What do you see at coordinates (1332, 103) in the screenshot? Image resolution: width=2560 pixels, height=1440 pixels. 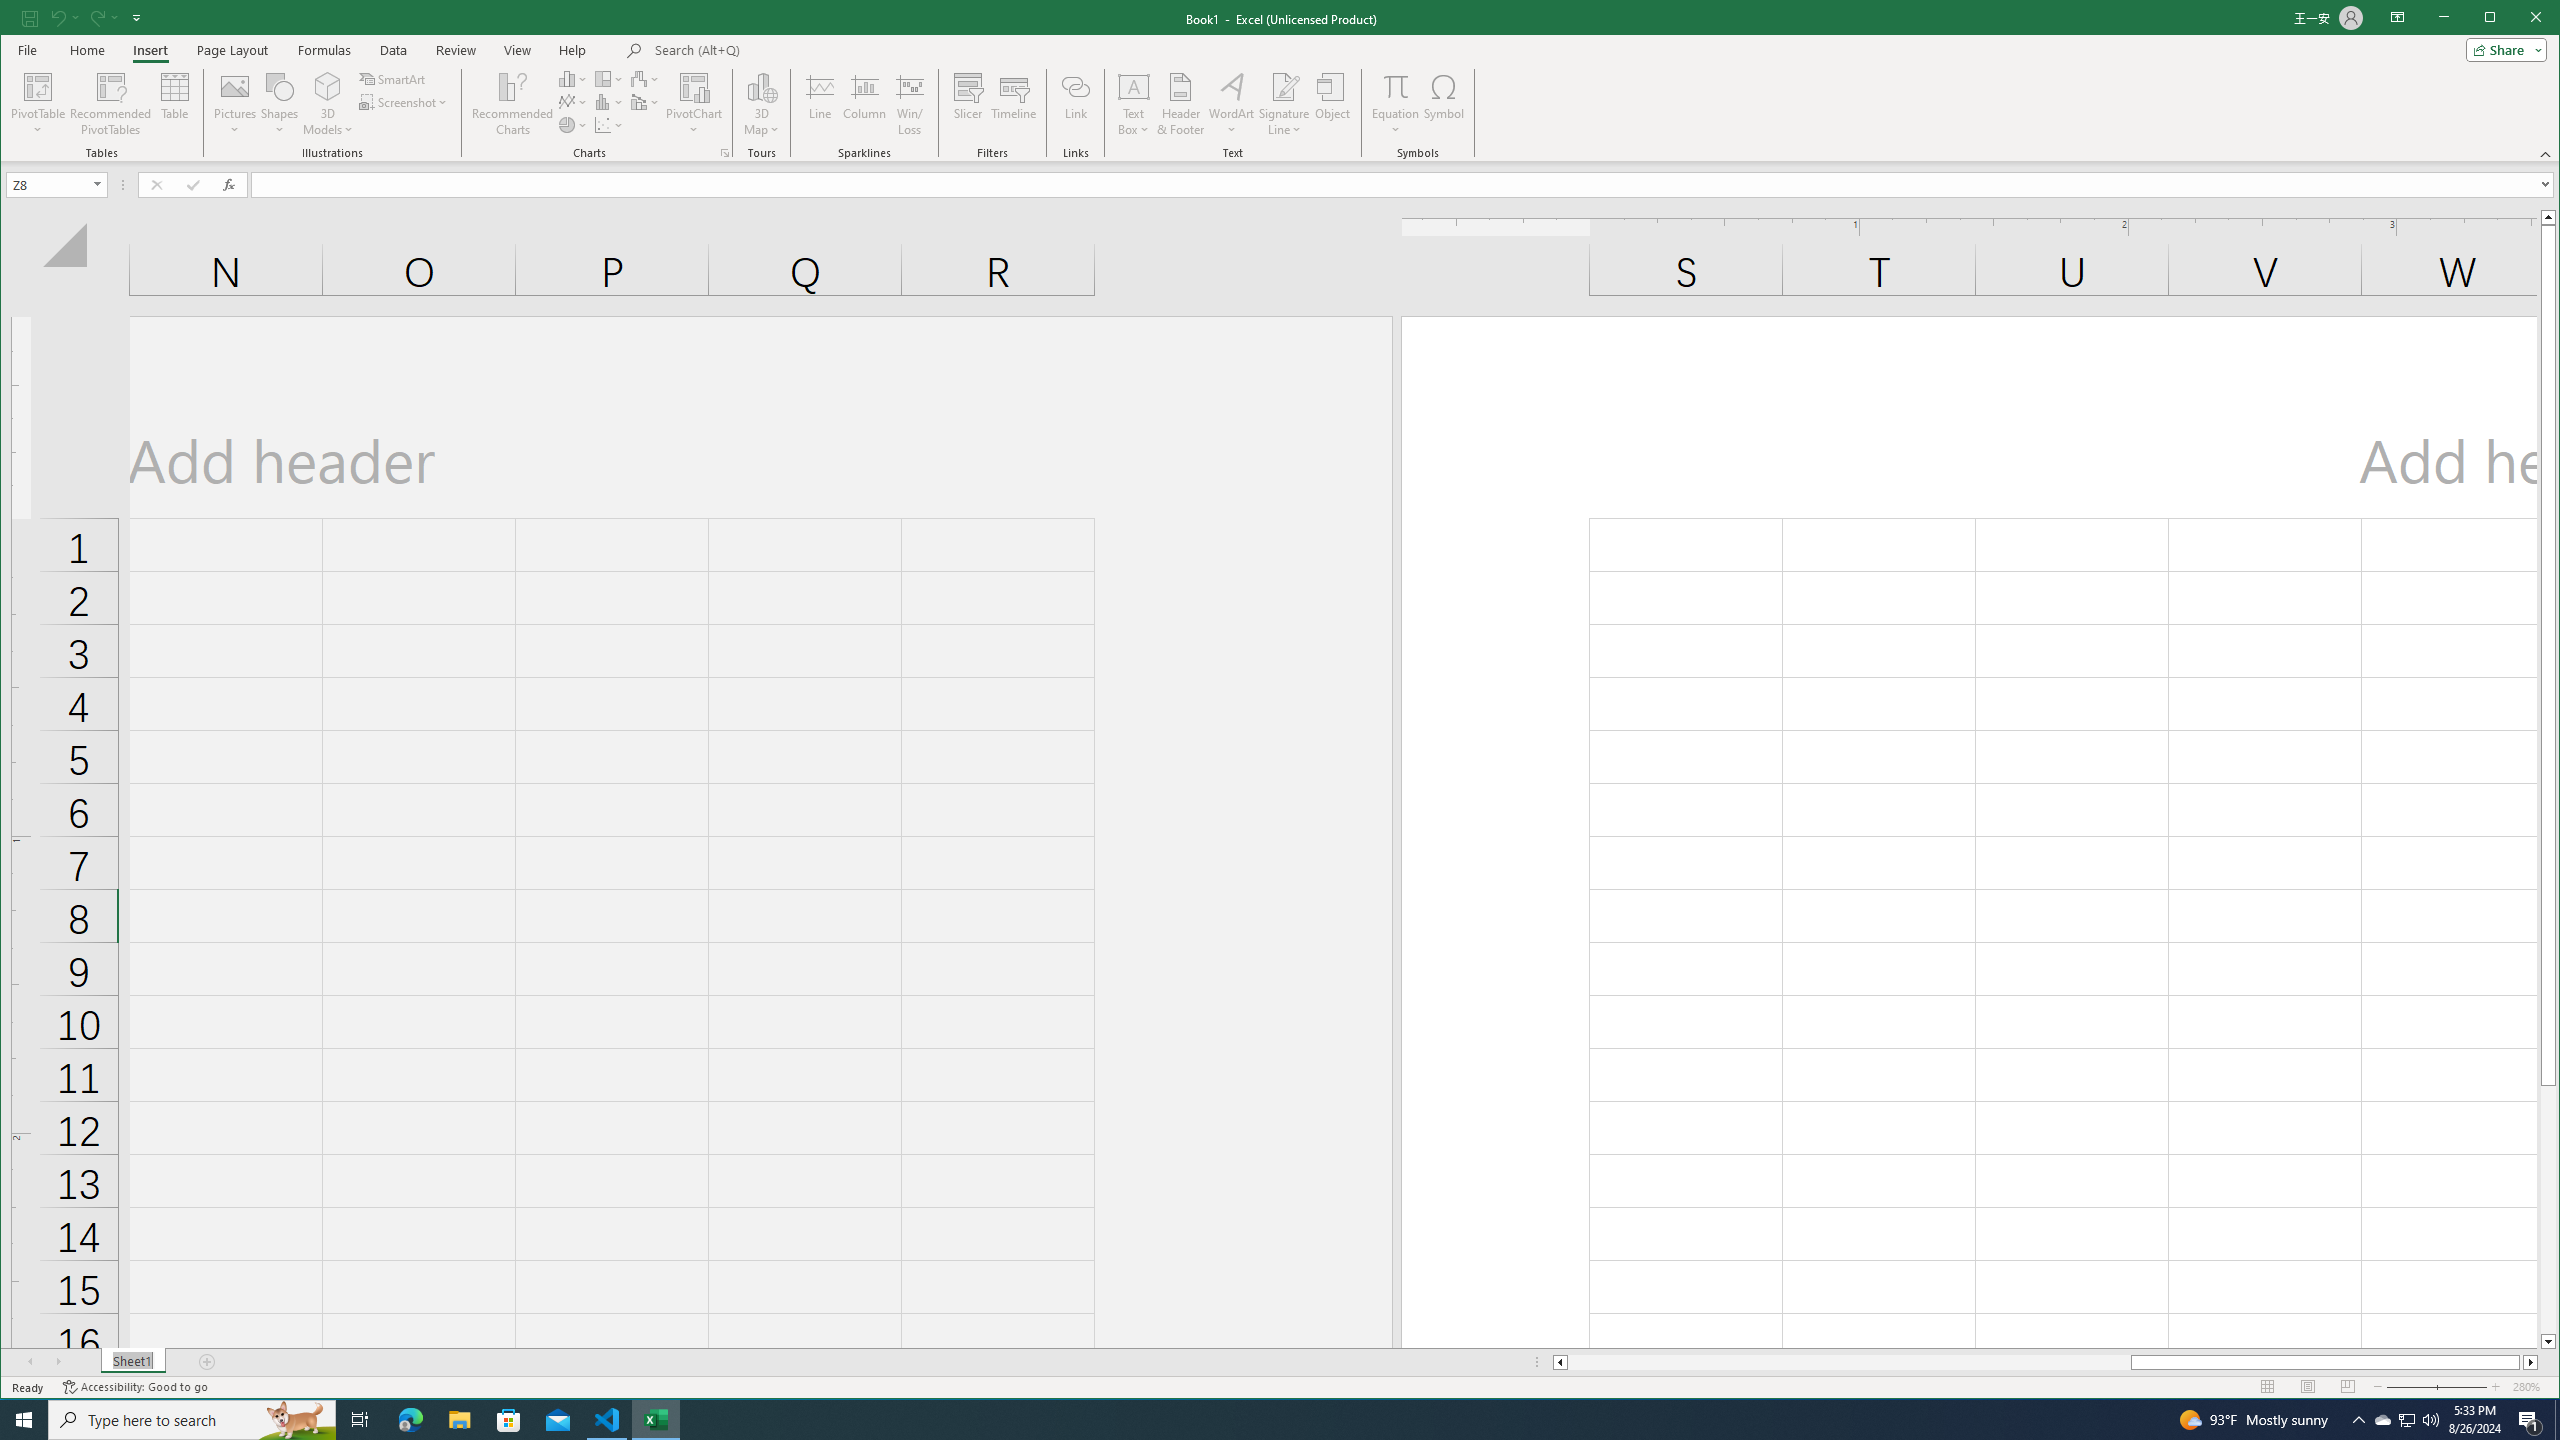 I see `'Object...'` at bounding box center [1332, 103].